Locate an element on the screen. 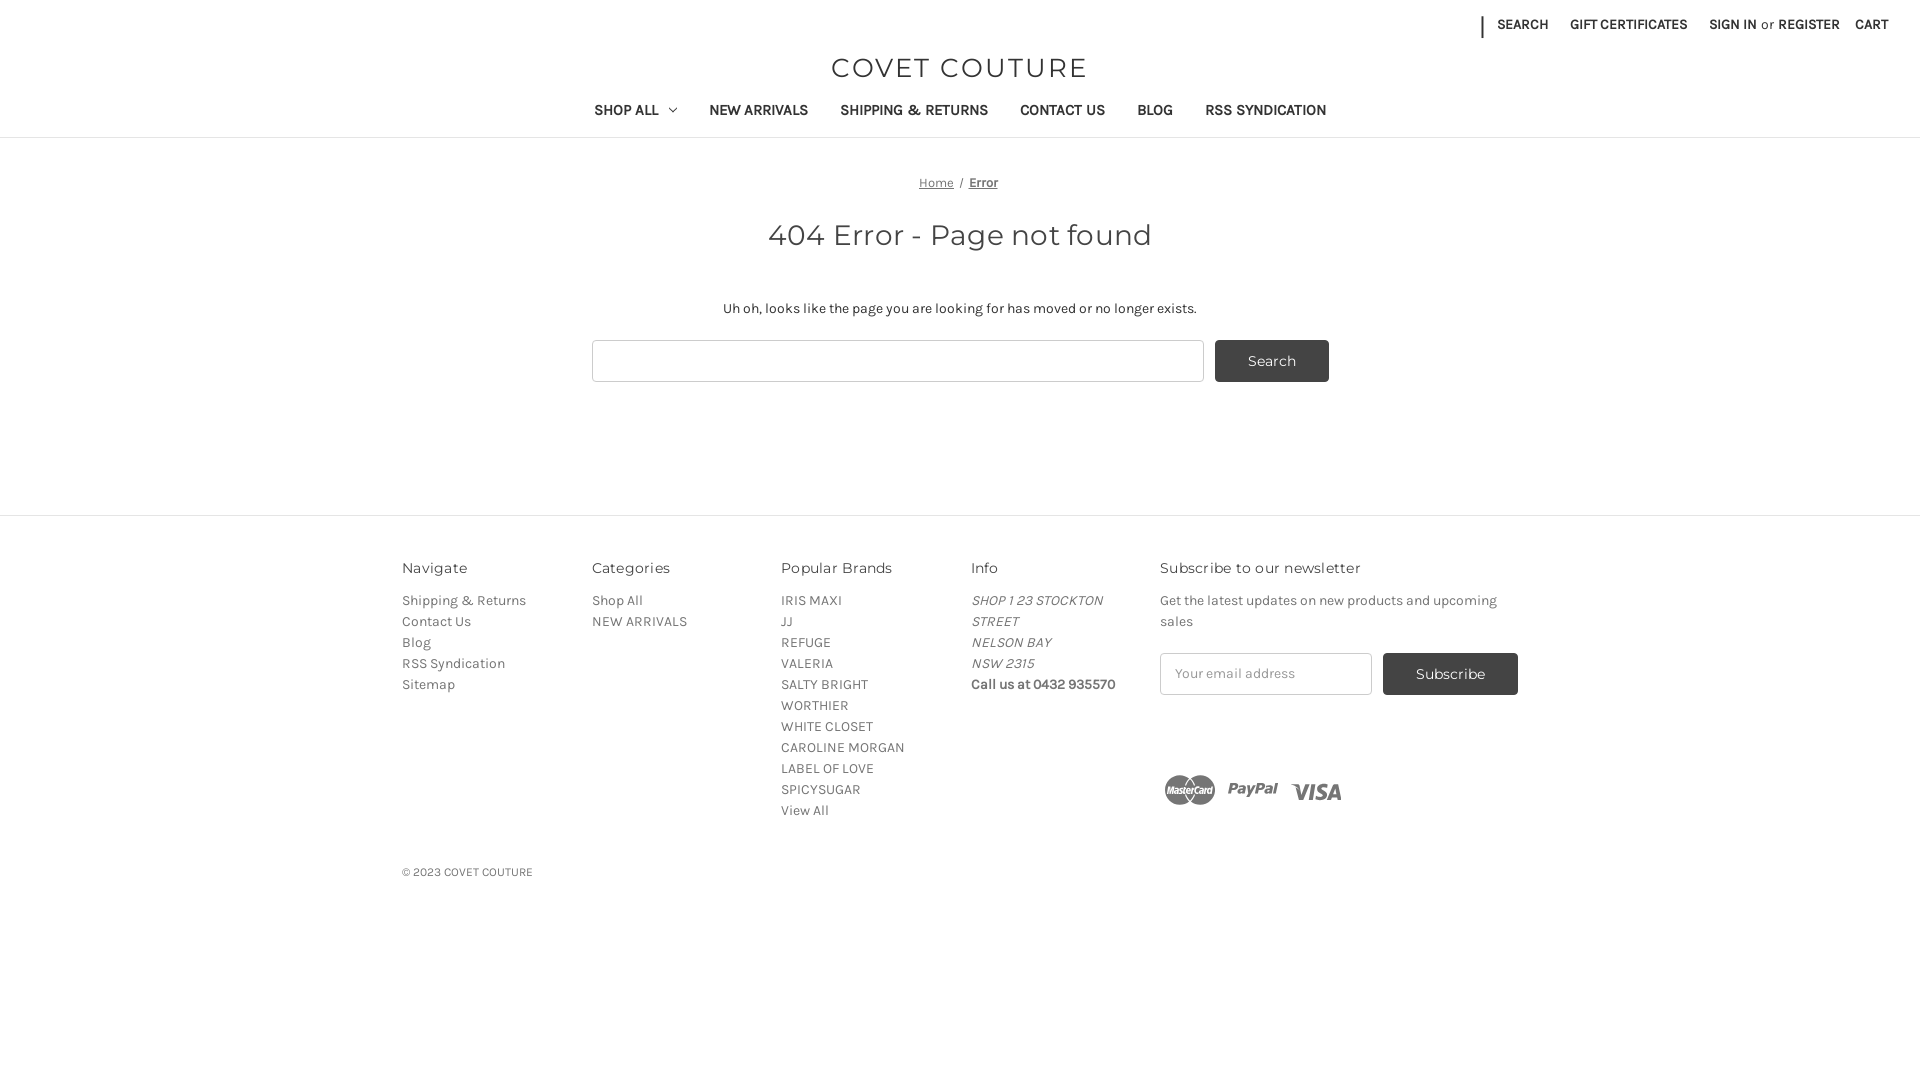 The height and width of the screenshot is (1080, 1920). 'WORTHIER' is located at coordinates (780, 704).